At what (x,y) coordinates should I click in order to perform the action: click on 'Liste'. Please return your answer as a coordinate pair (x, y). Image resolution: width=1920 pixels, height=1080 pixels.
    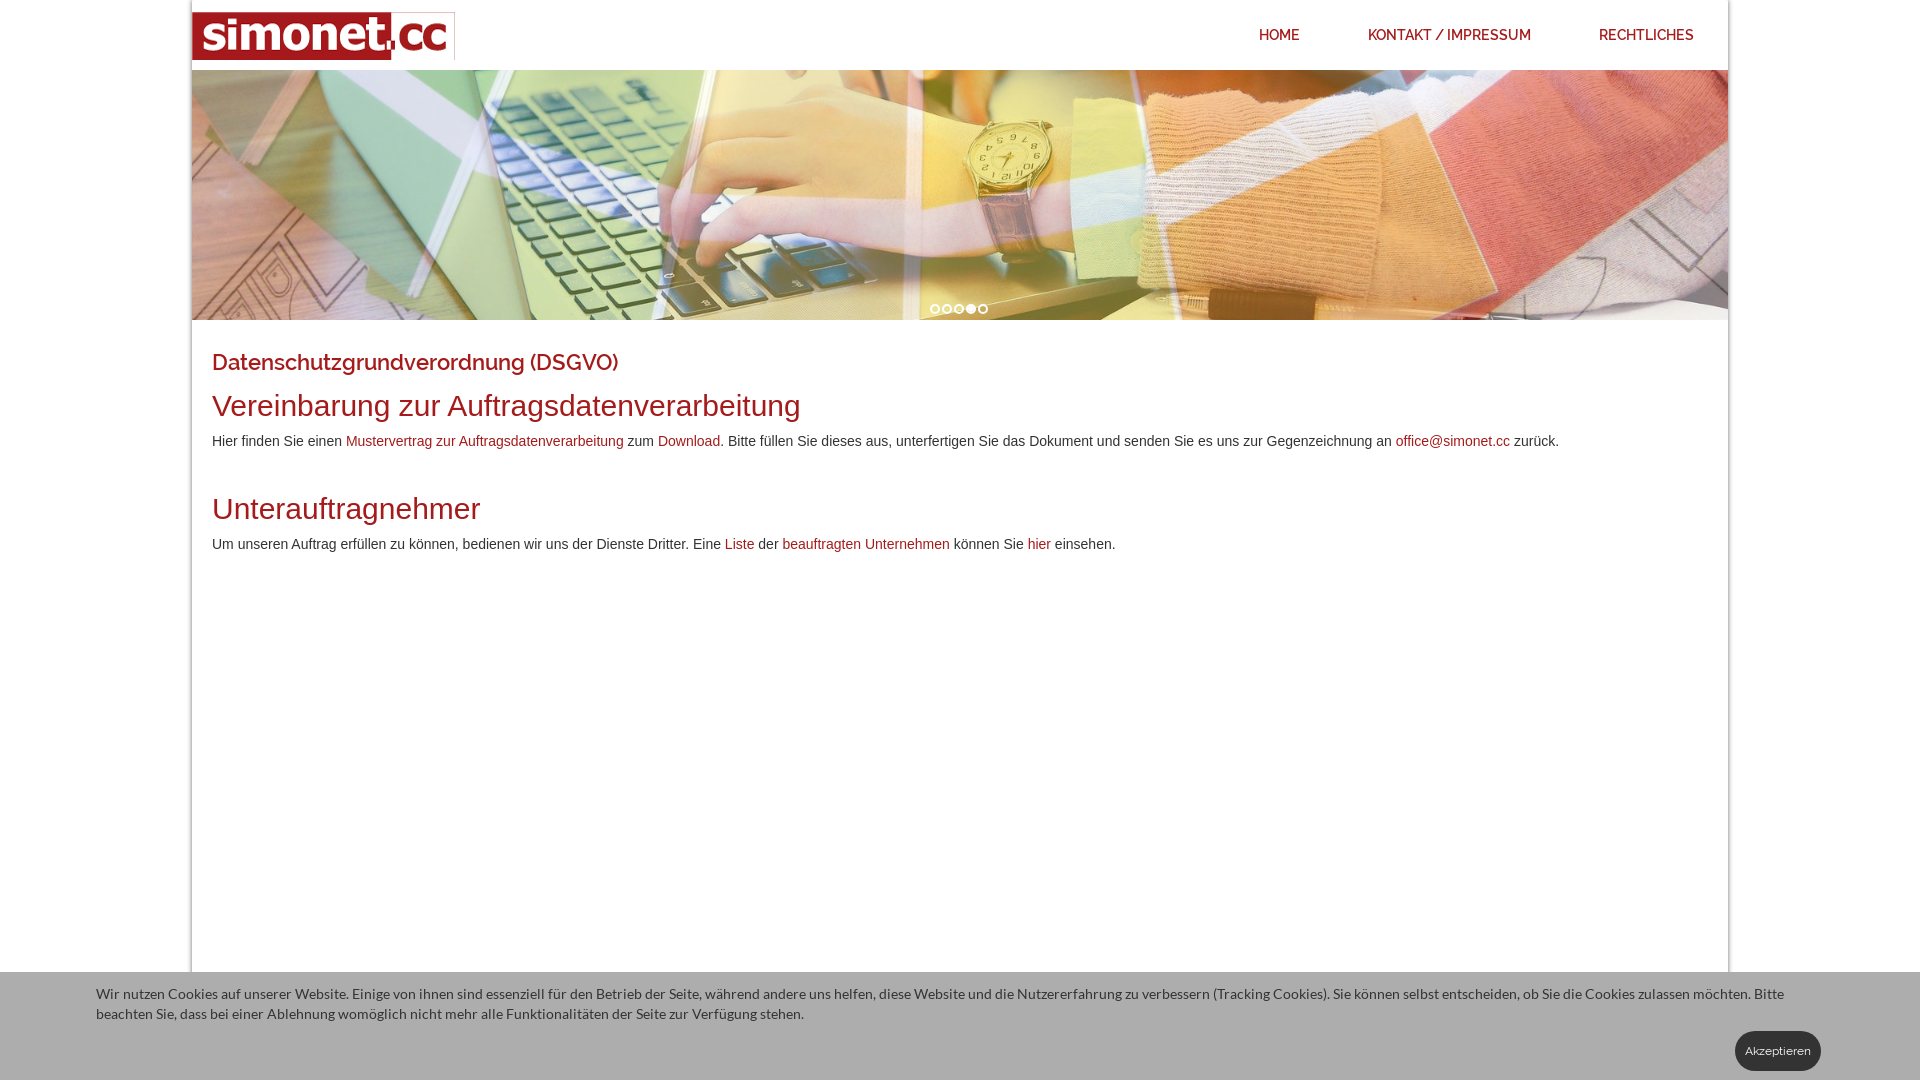
    Looking at the image, I should click on (723, 543).